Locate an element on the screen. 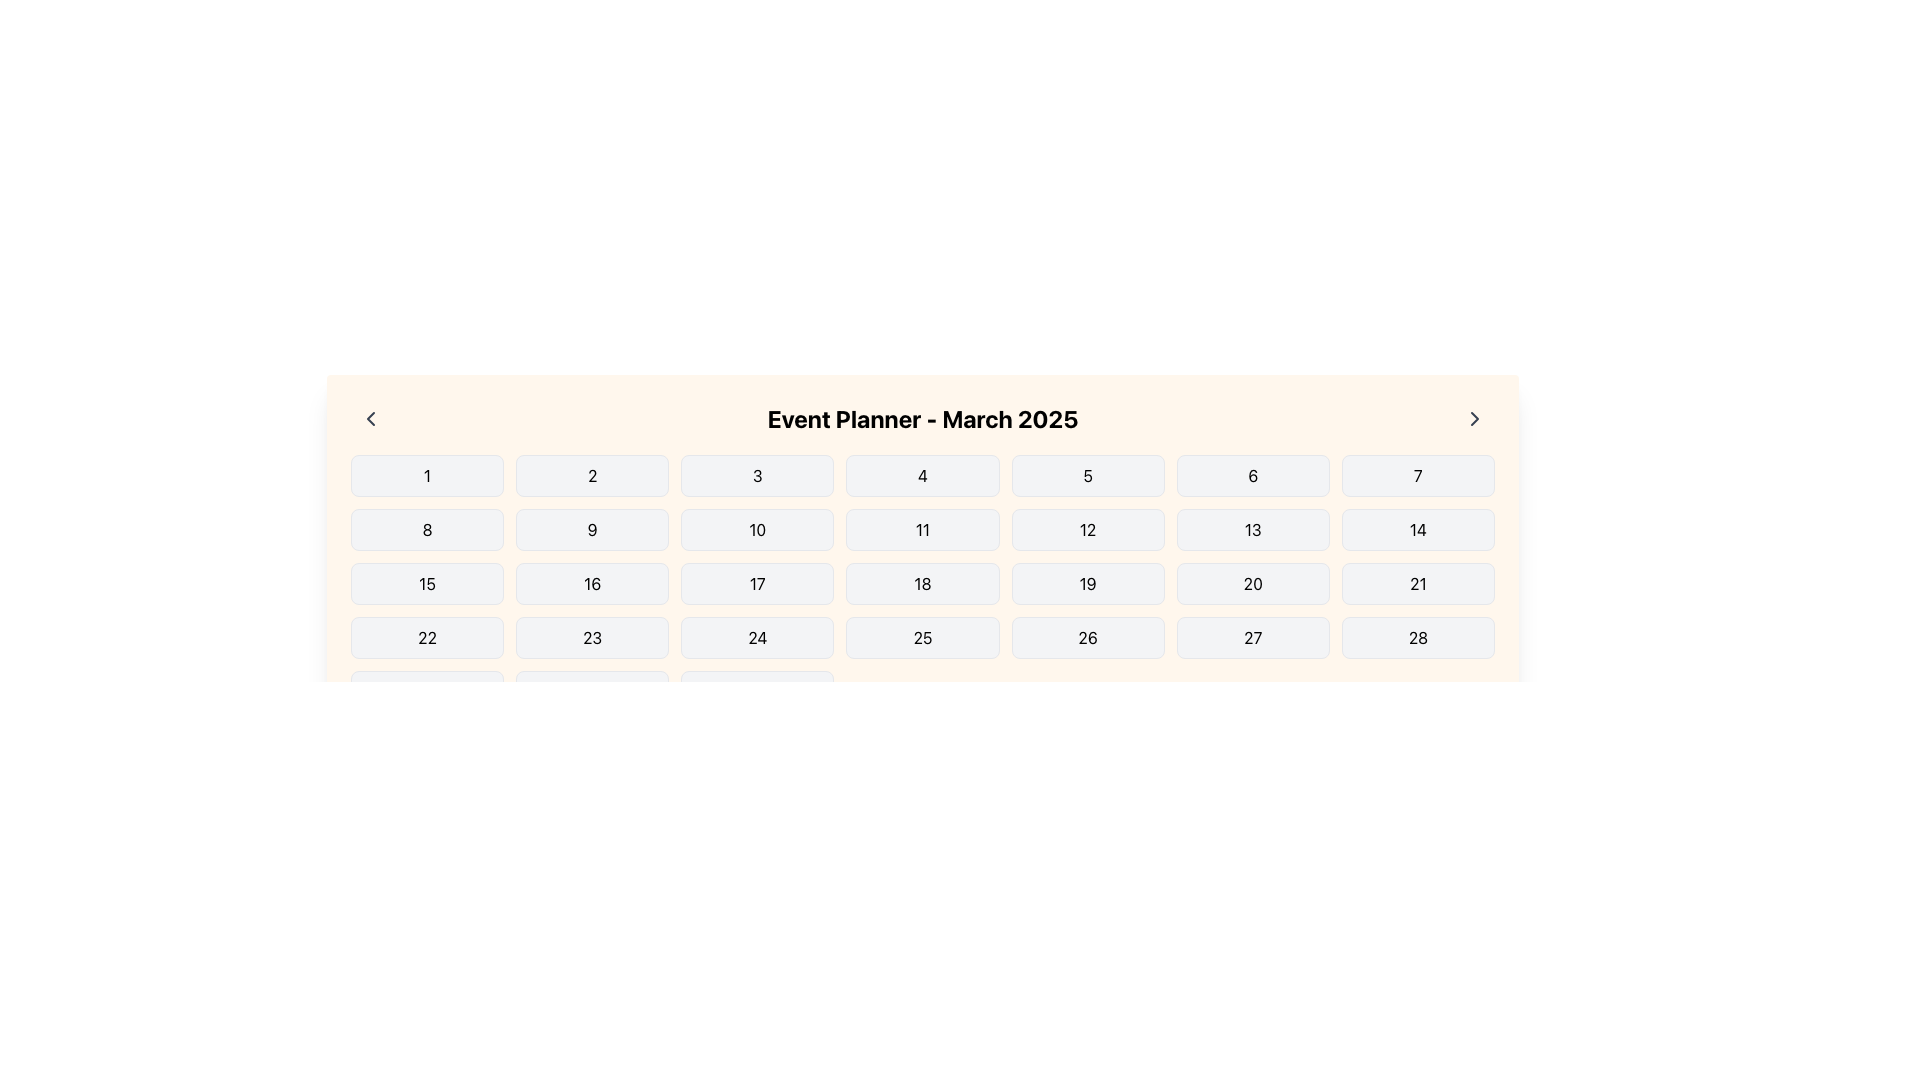 The height and width of the screenshot is (1080, 1920). the left-pointing chevron arrow icon located in the upper-left corner of the header section, to the left of the title 'Event Planner - March 2025' is located at coordinates (370, 418).